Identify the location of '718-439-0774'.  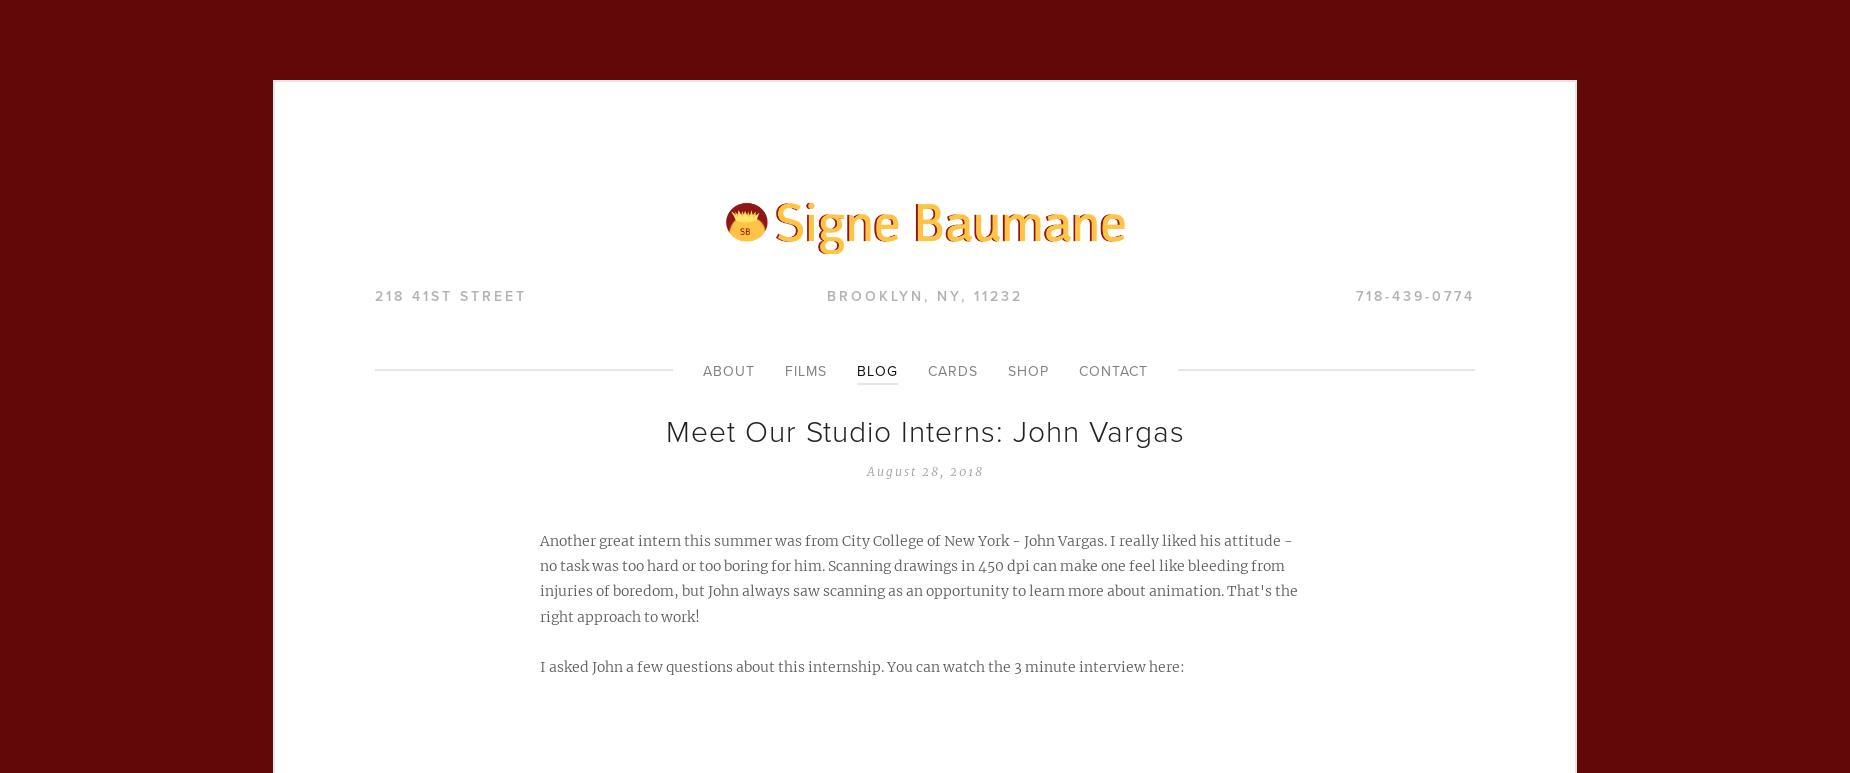
(1353, 296).